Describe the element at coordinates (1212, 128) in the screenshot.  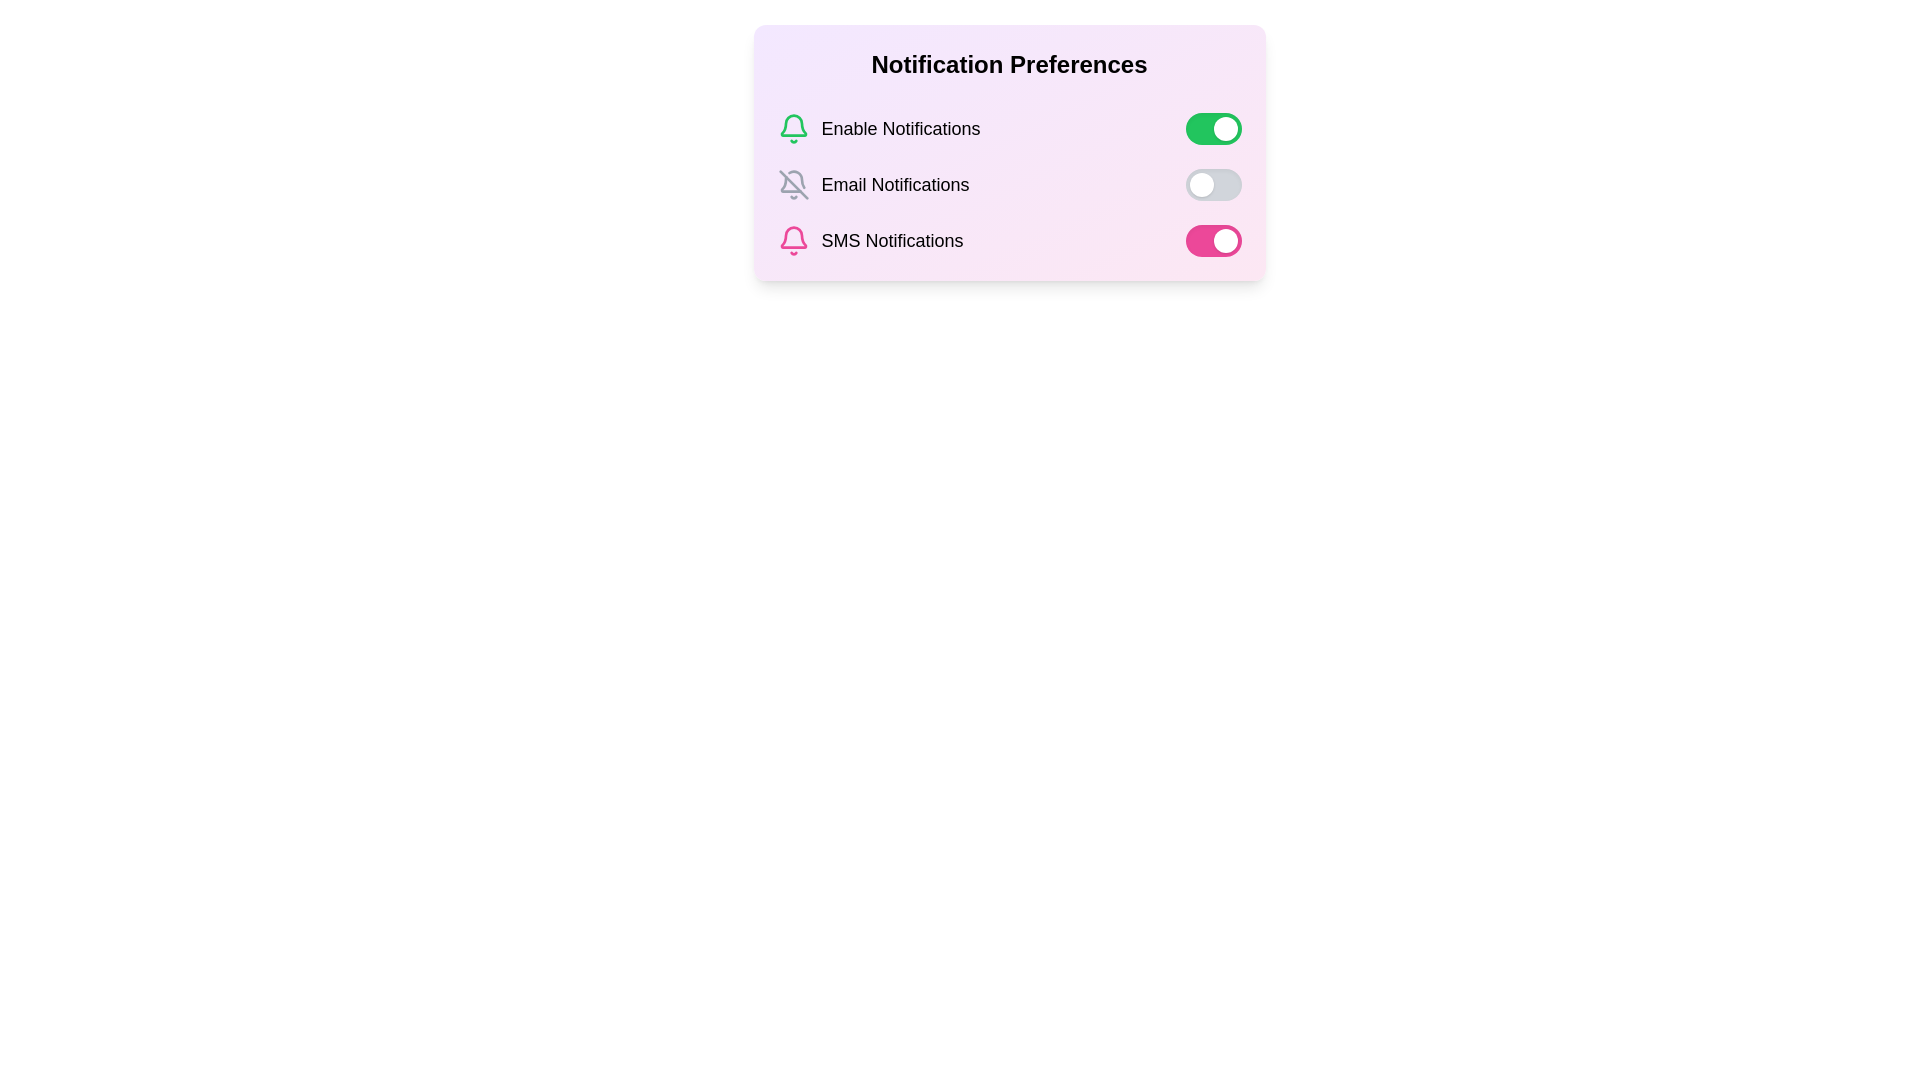
I see `the toggle switch for notifications, which is located to the far right of the 'Enable Notifications' row` at that location.